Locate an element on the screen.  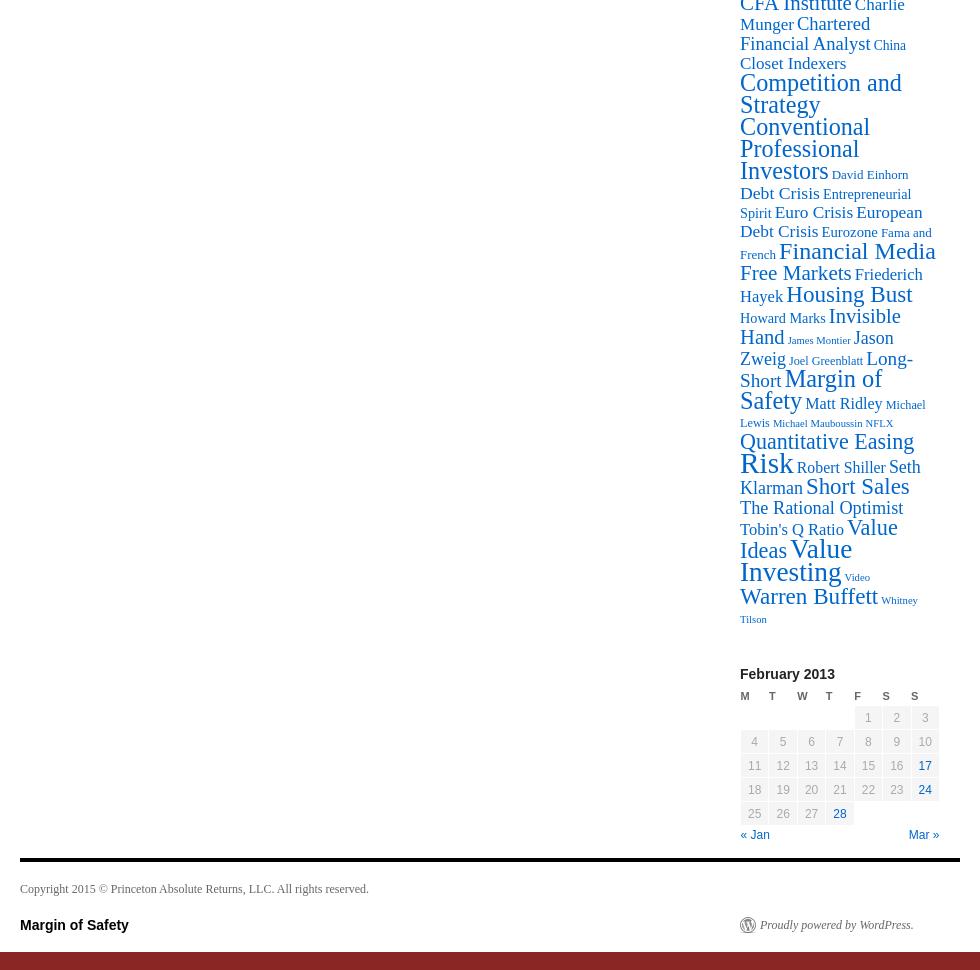
'Matt Ridley' is located at coordinates (843, 403).